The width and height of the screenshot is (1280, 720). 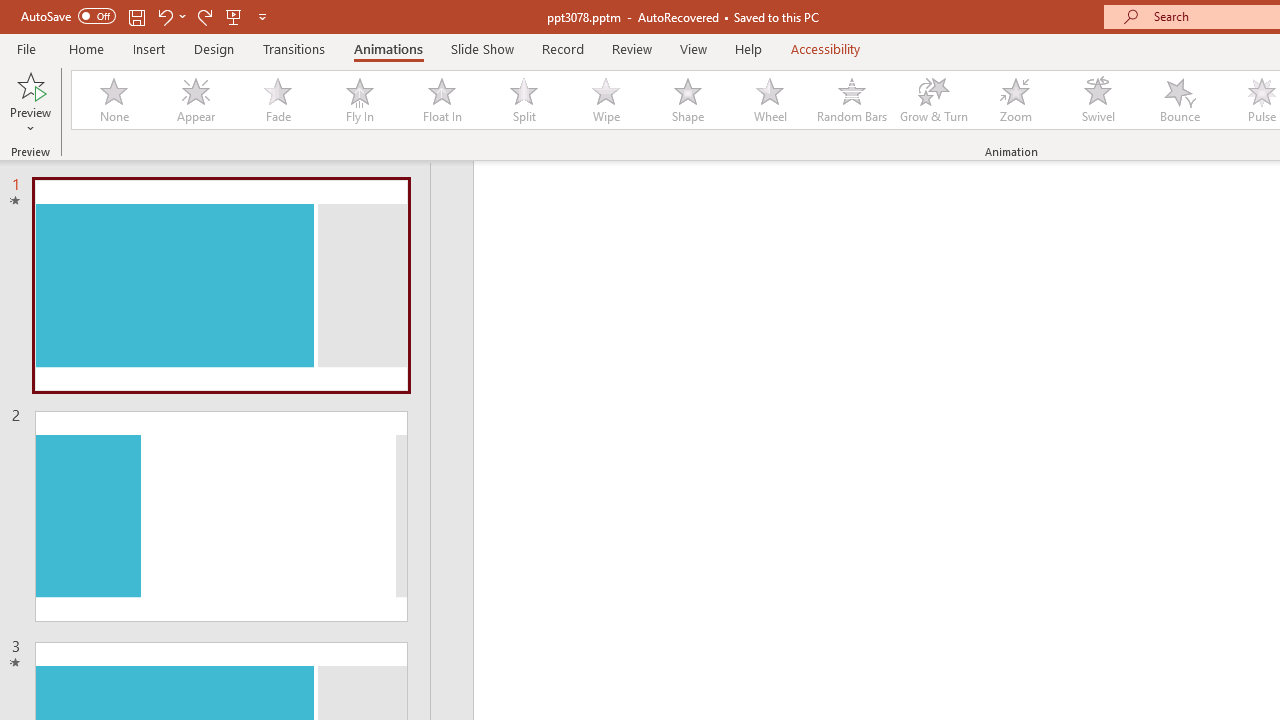 What do you see at coordinates (1097, 100) in the screenshot?
I see `'Swivel'` at bounding box center [1097, 100].